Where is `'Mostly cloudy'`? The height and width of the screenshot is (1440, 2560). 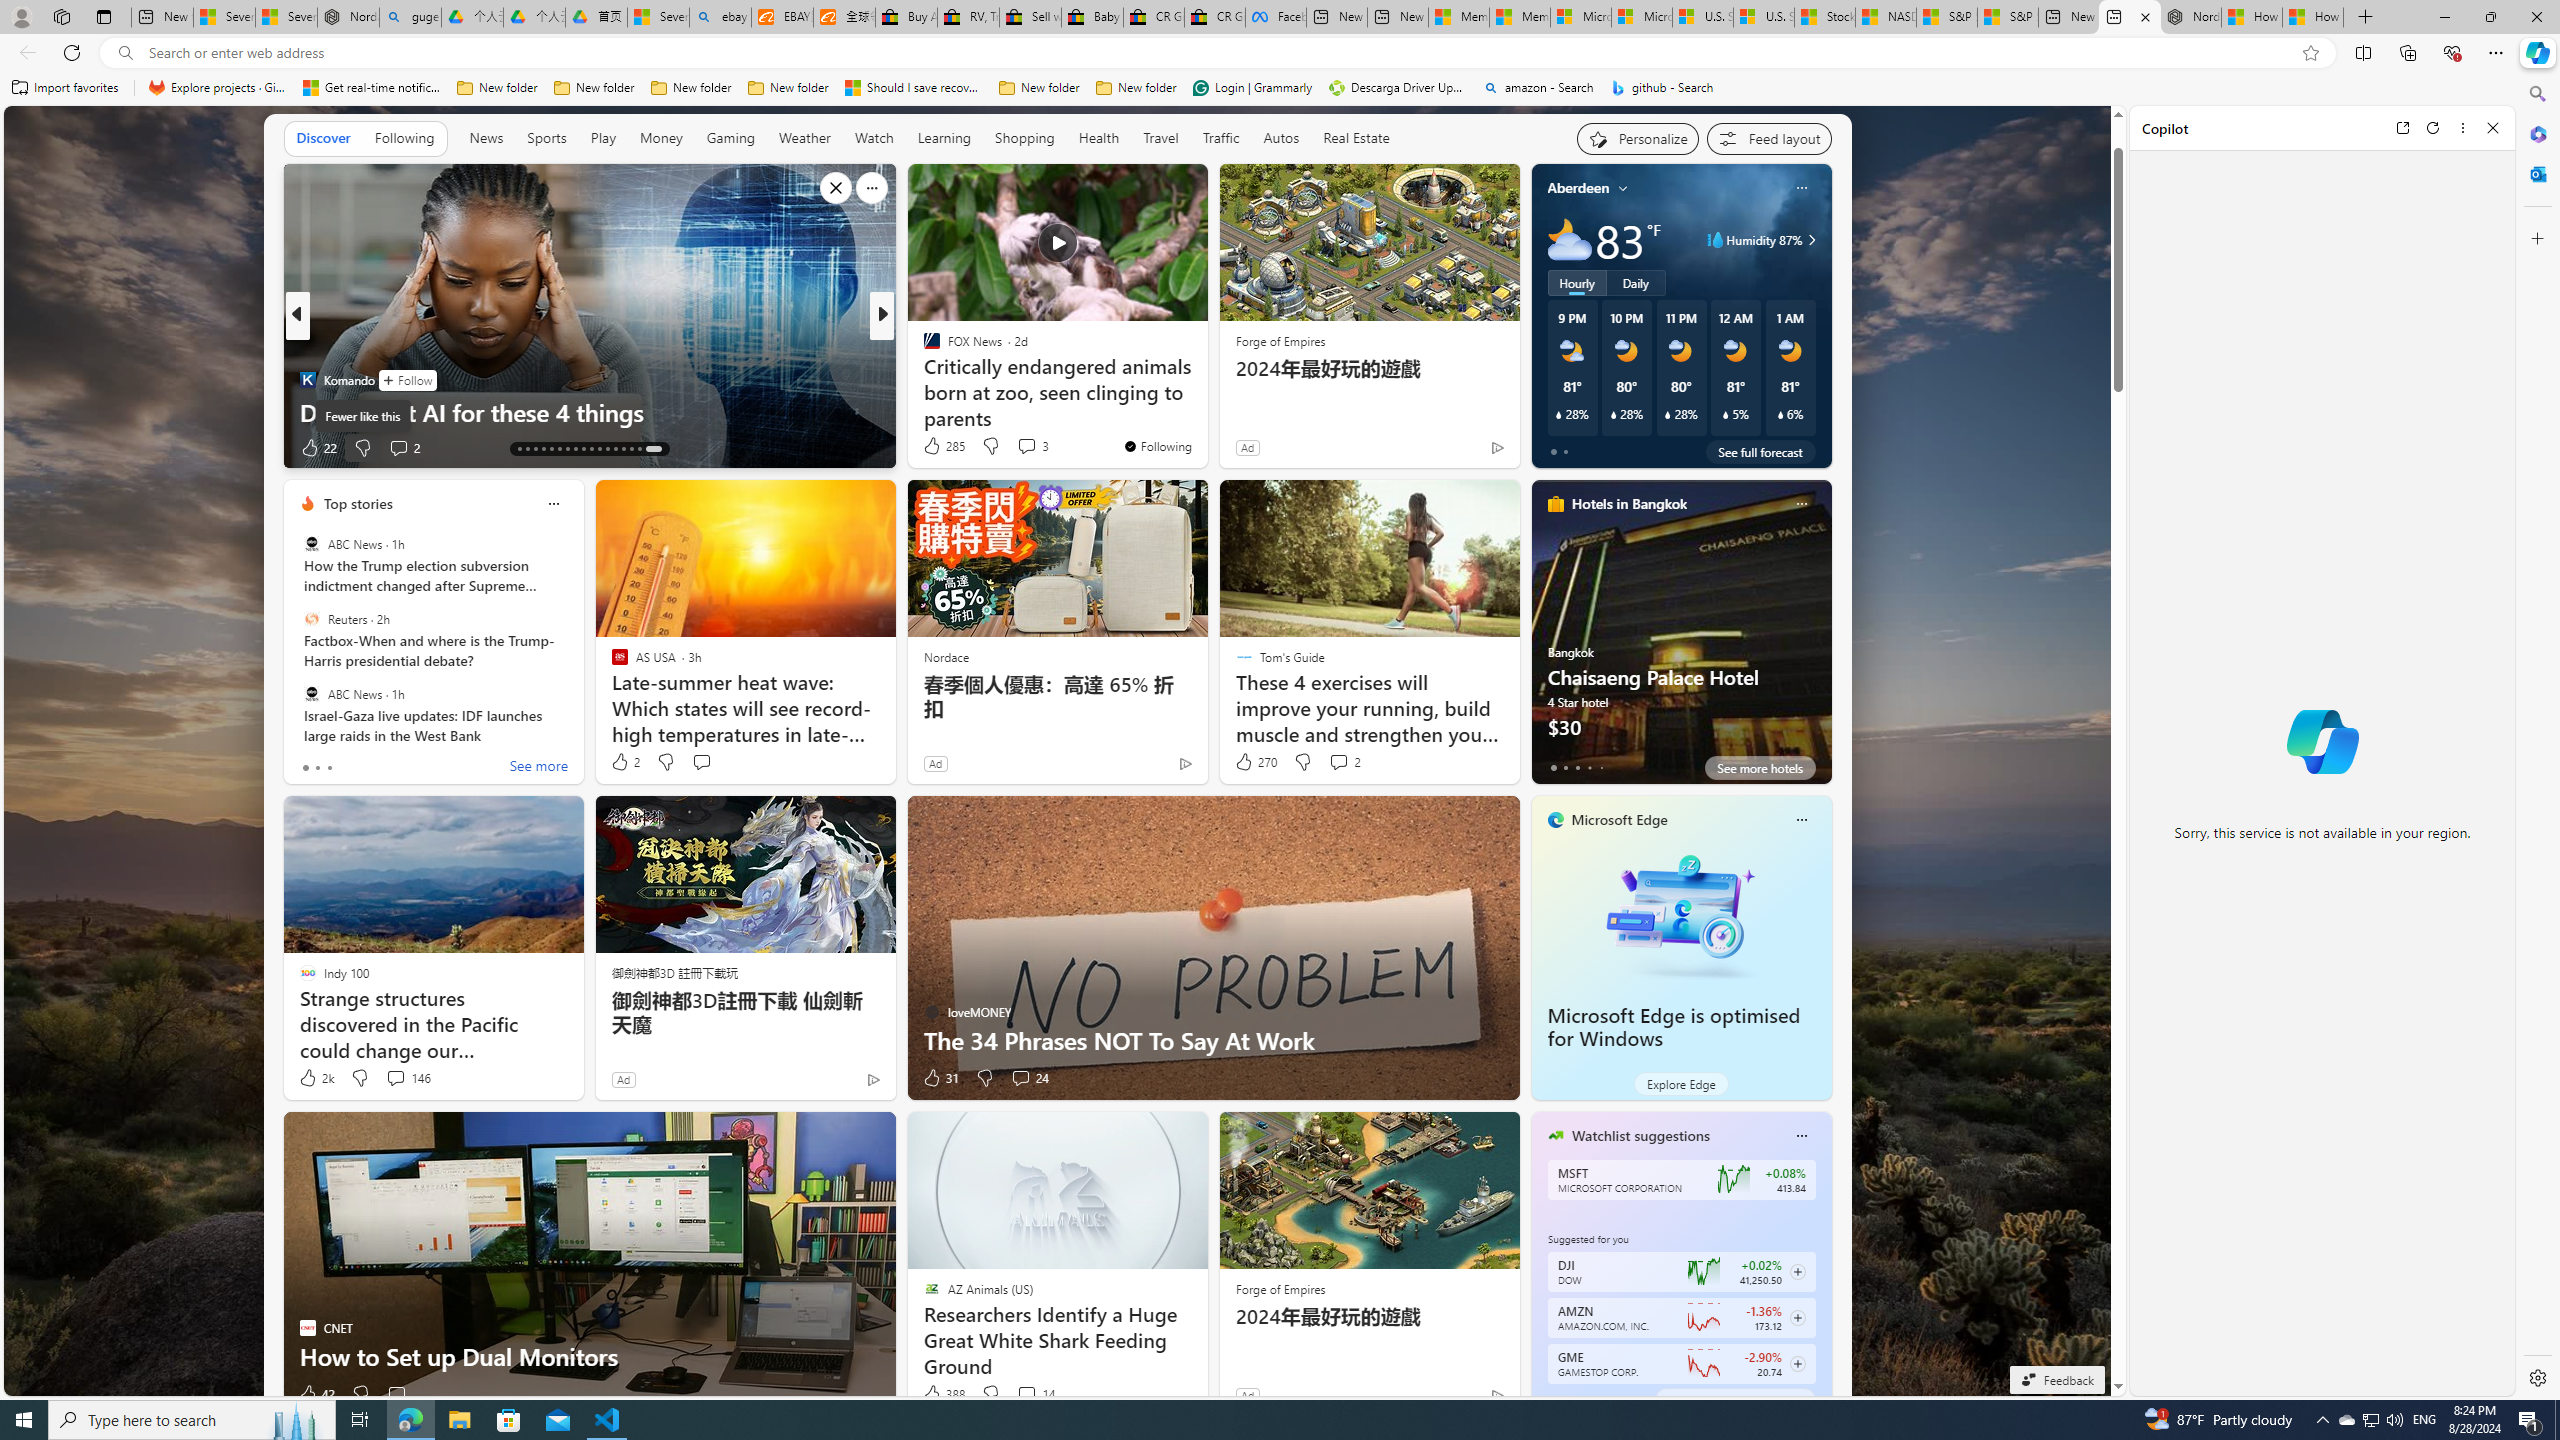
'Mostly cloudy' is located at coordinates (1569, 238).